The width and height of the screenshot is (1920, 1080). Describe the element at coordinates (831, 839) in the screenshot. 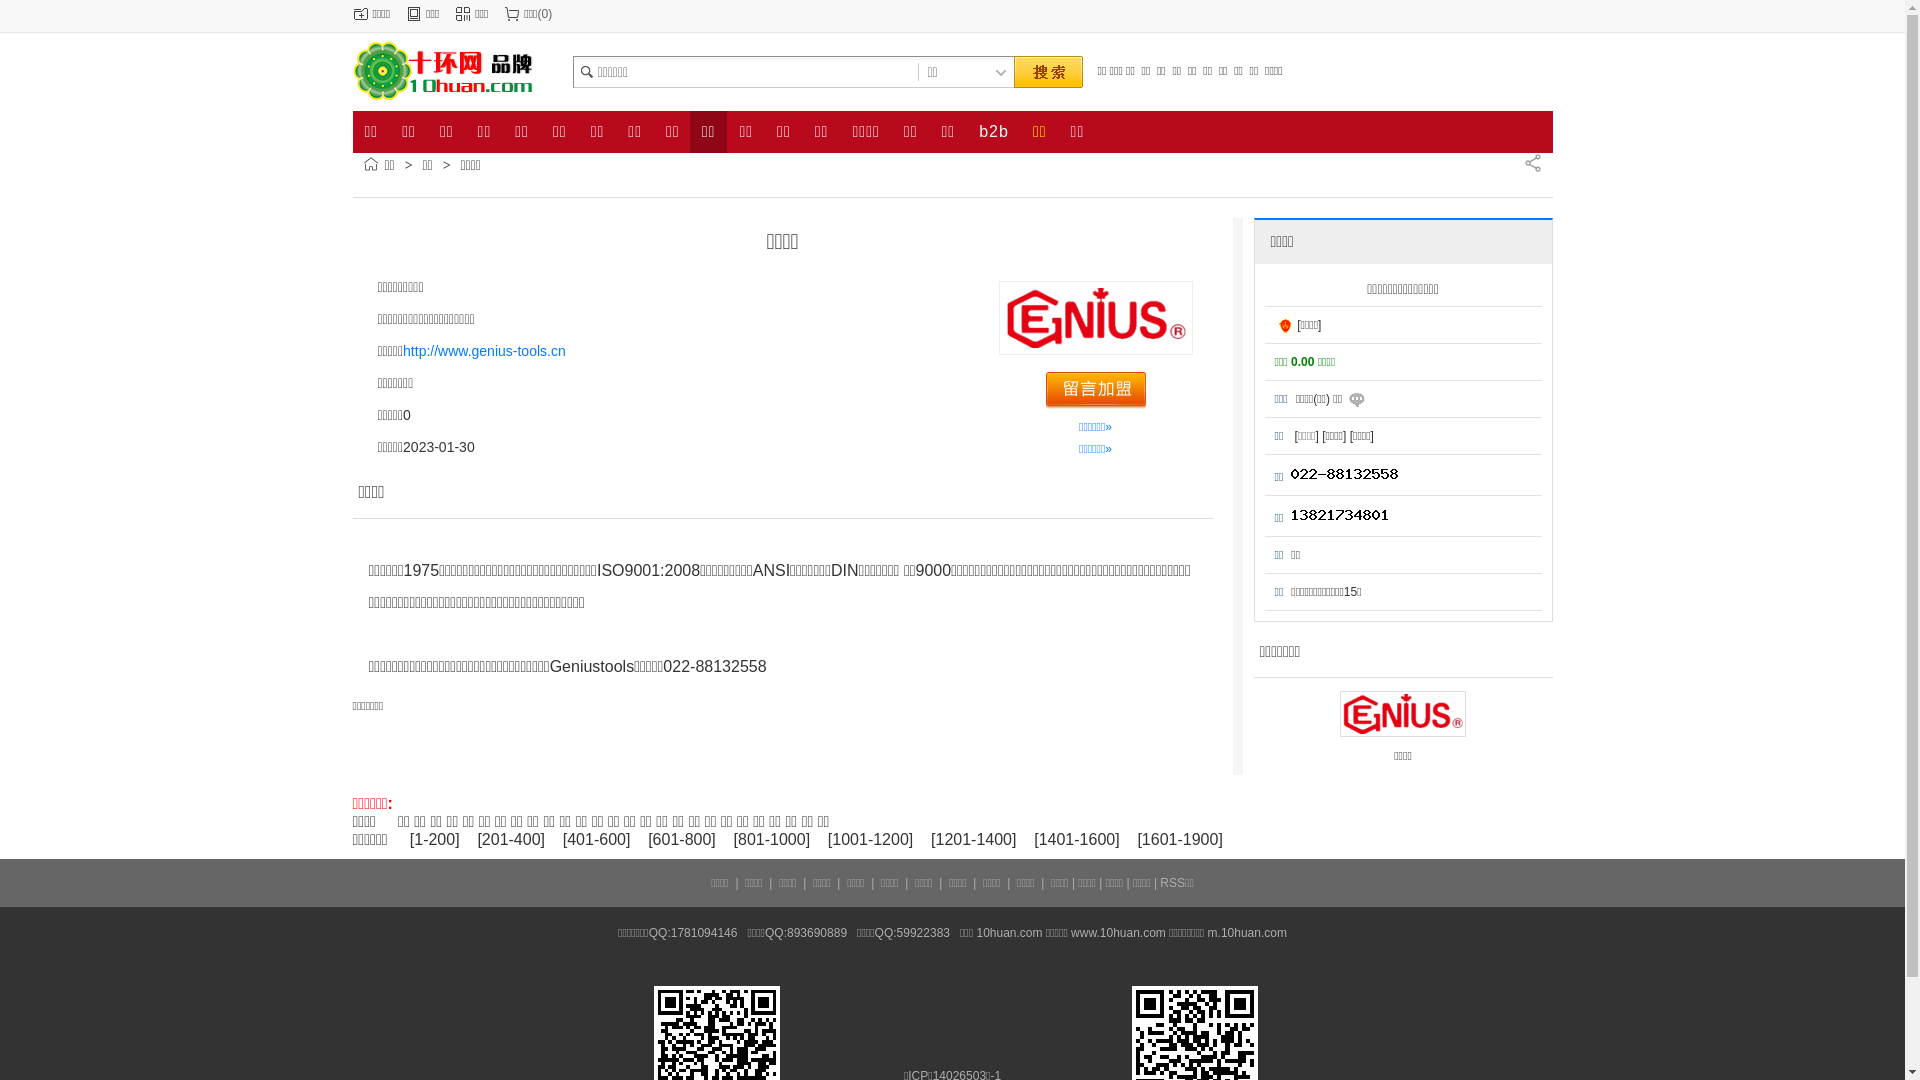

I see `'1001-1200'` at that location.